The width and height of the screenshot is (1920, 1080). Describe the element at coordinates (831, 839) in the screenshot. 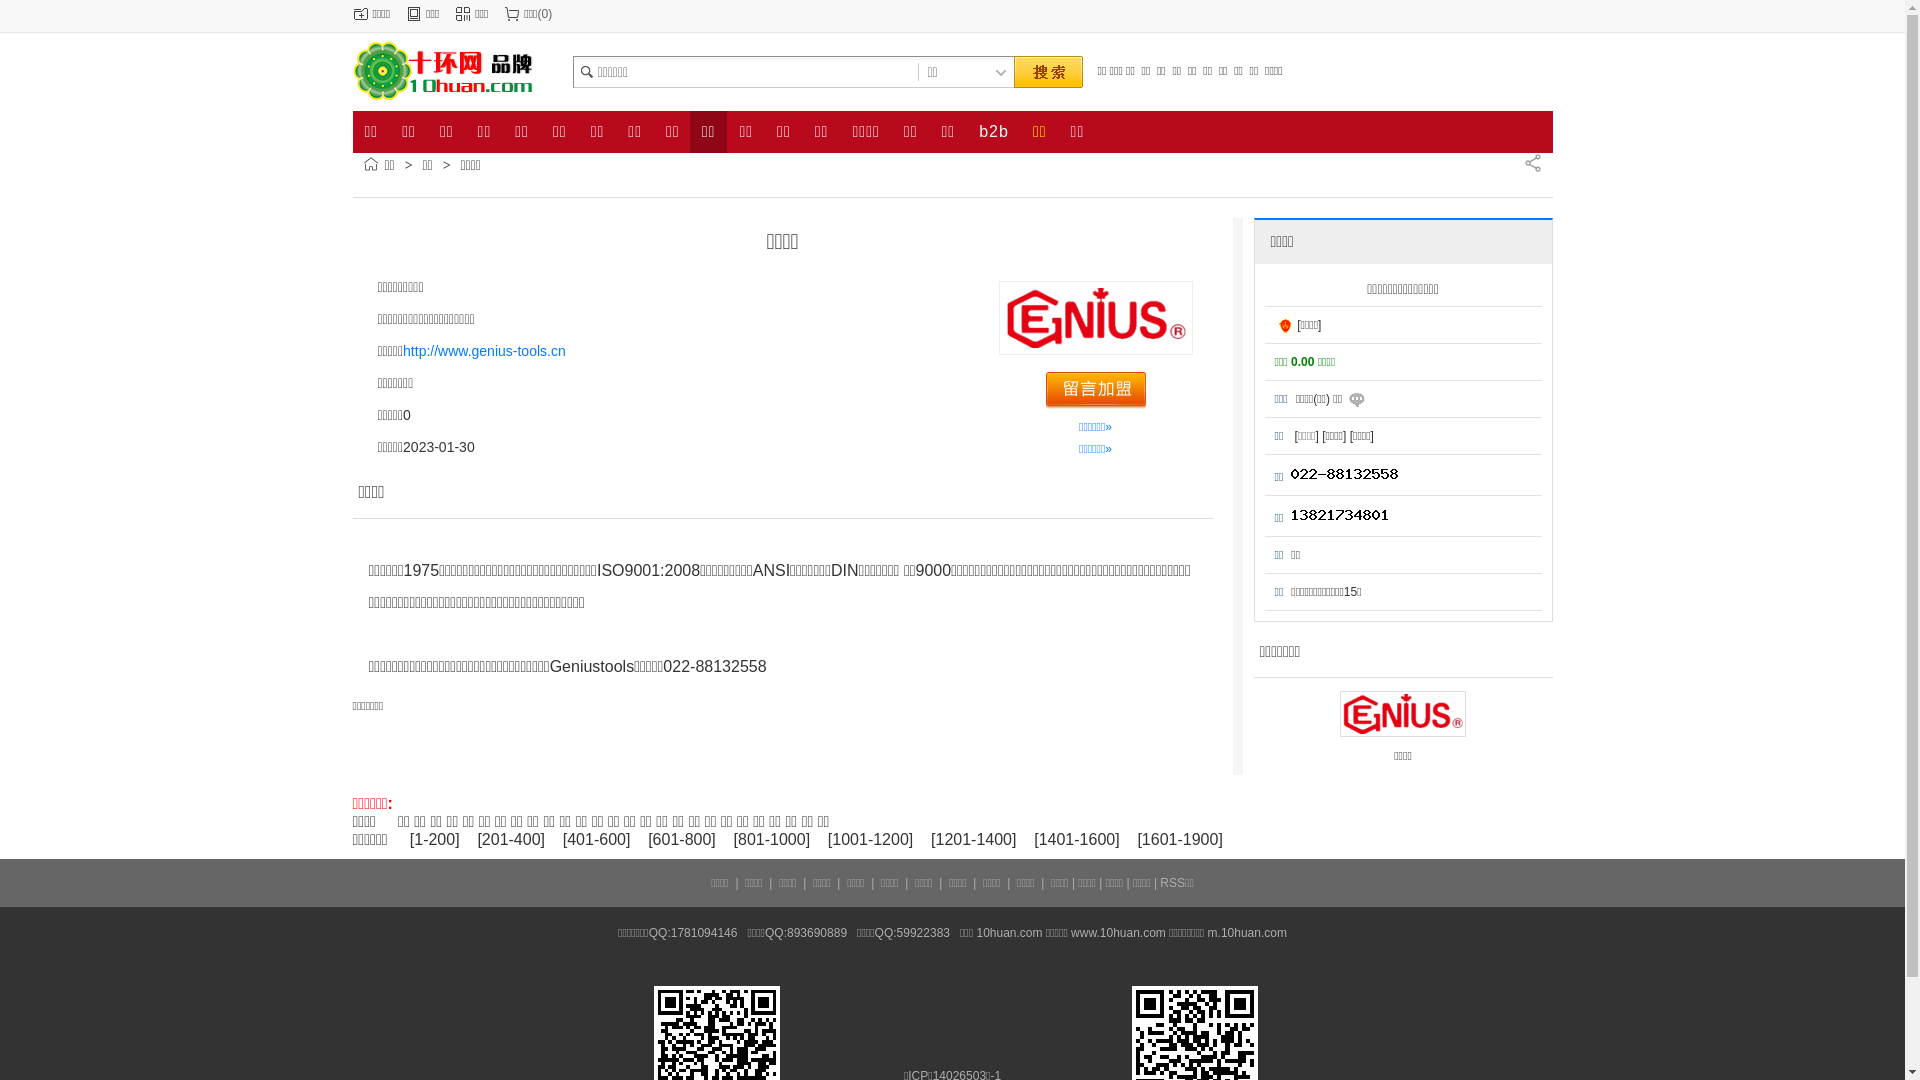

I see `'1001-1200'` at that location.